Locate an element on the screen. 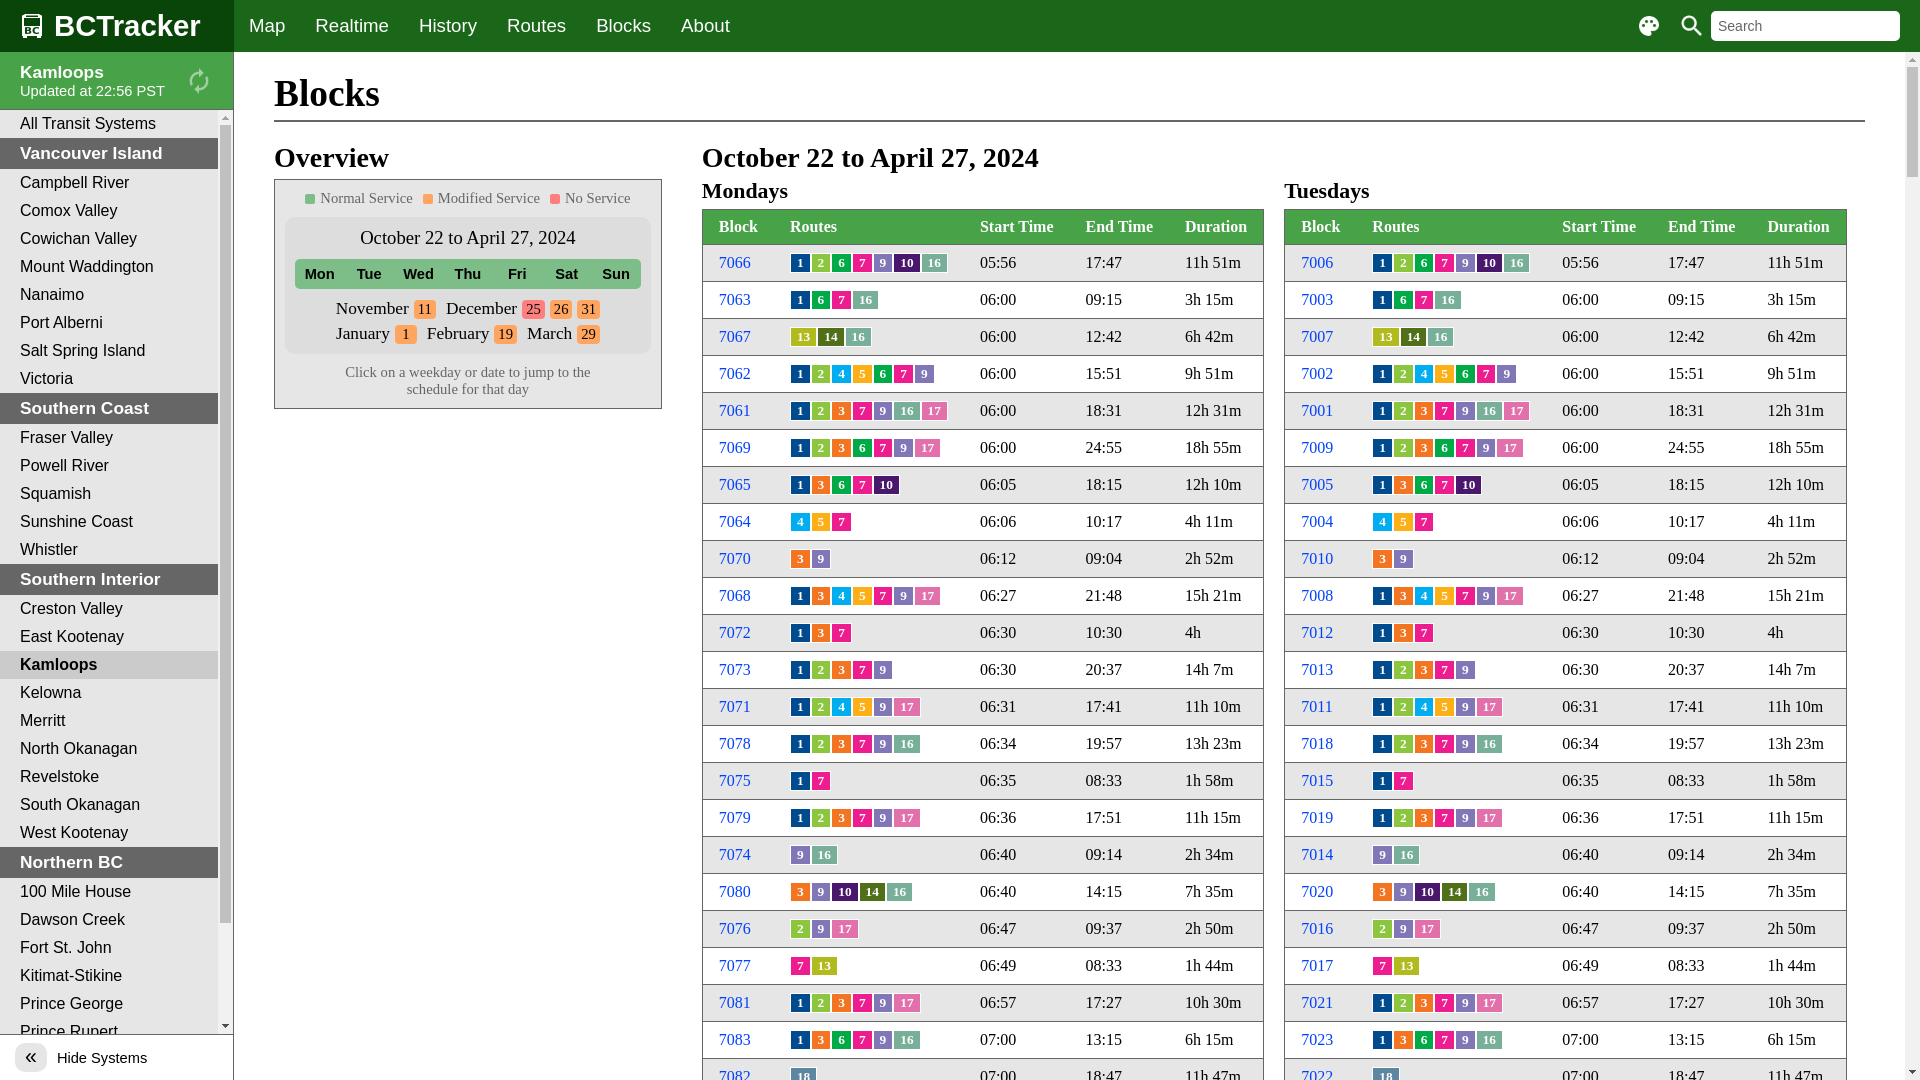  '16' is located at coordinates (1516, 261).